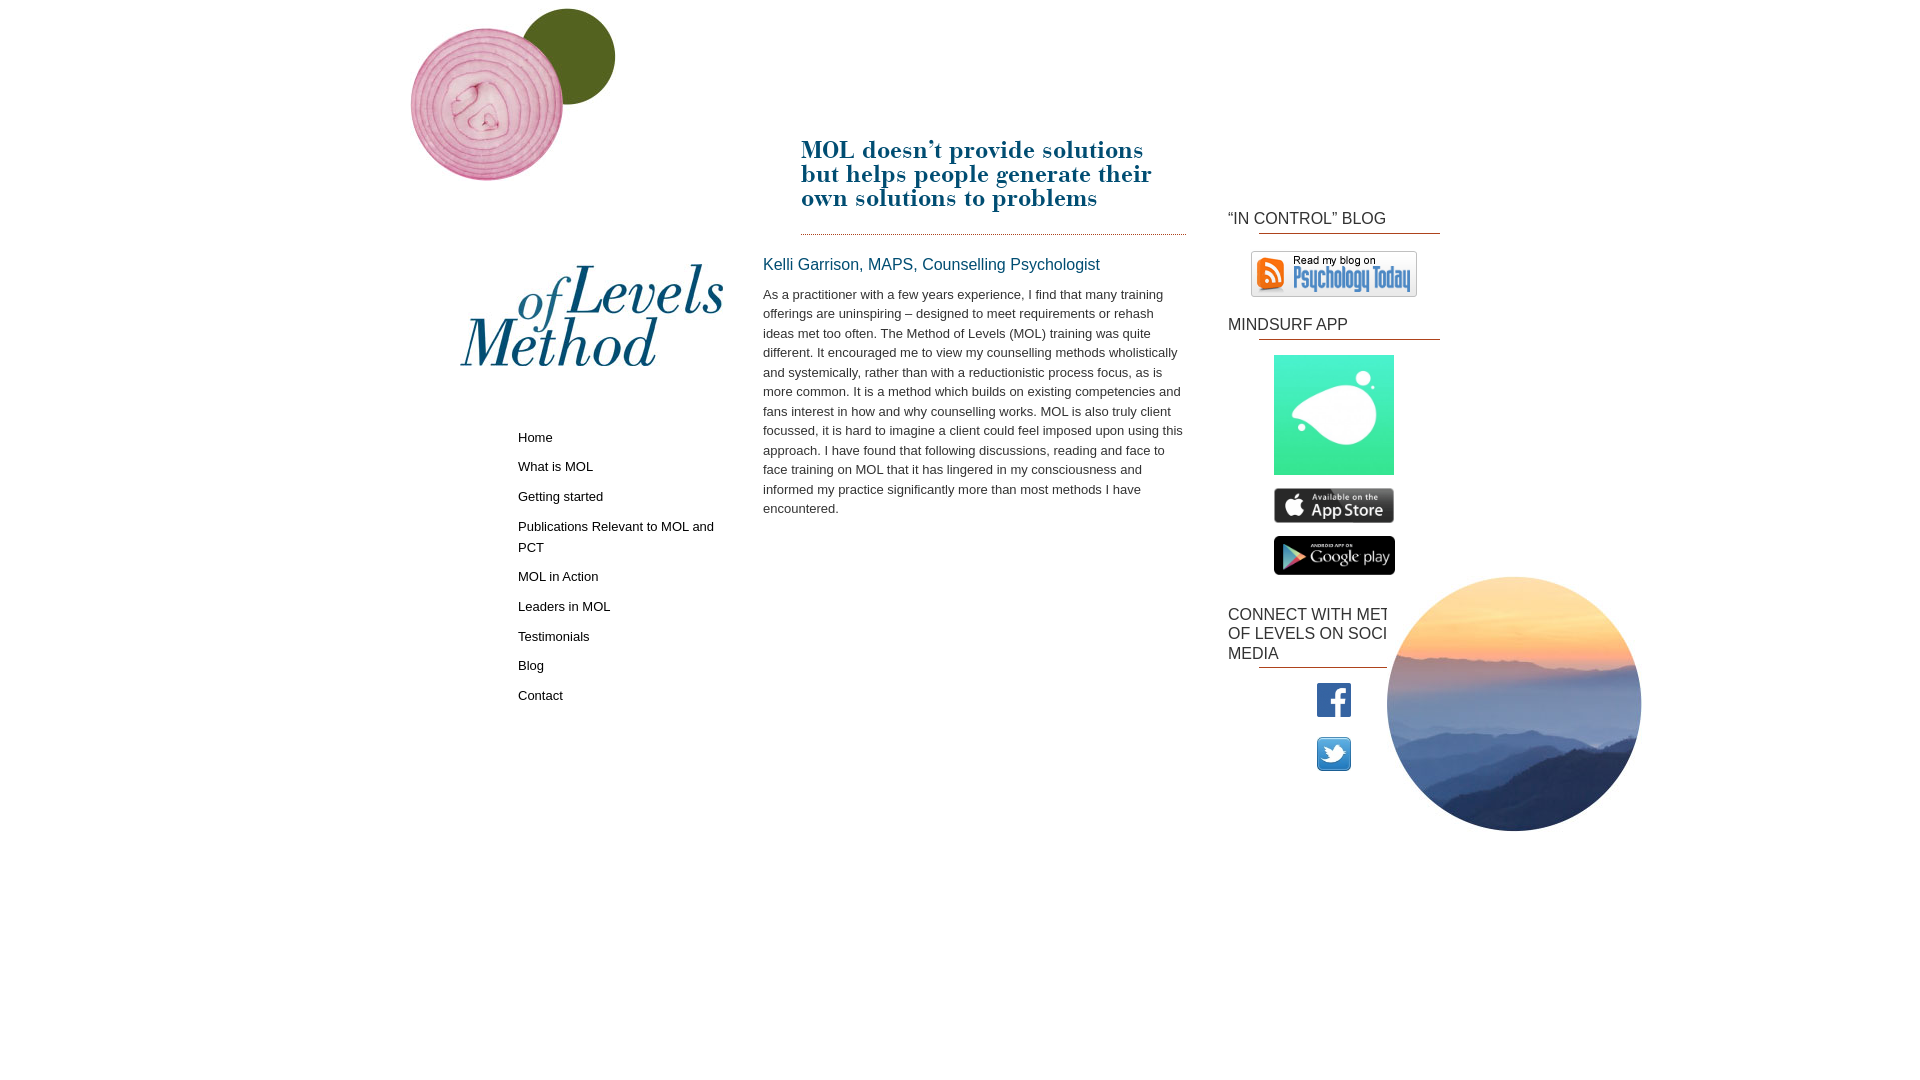 The height and width of the screenshot is (1080, 1920). I want to click on 'Leaders in MOL', so click(619, 604).